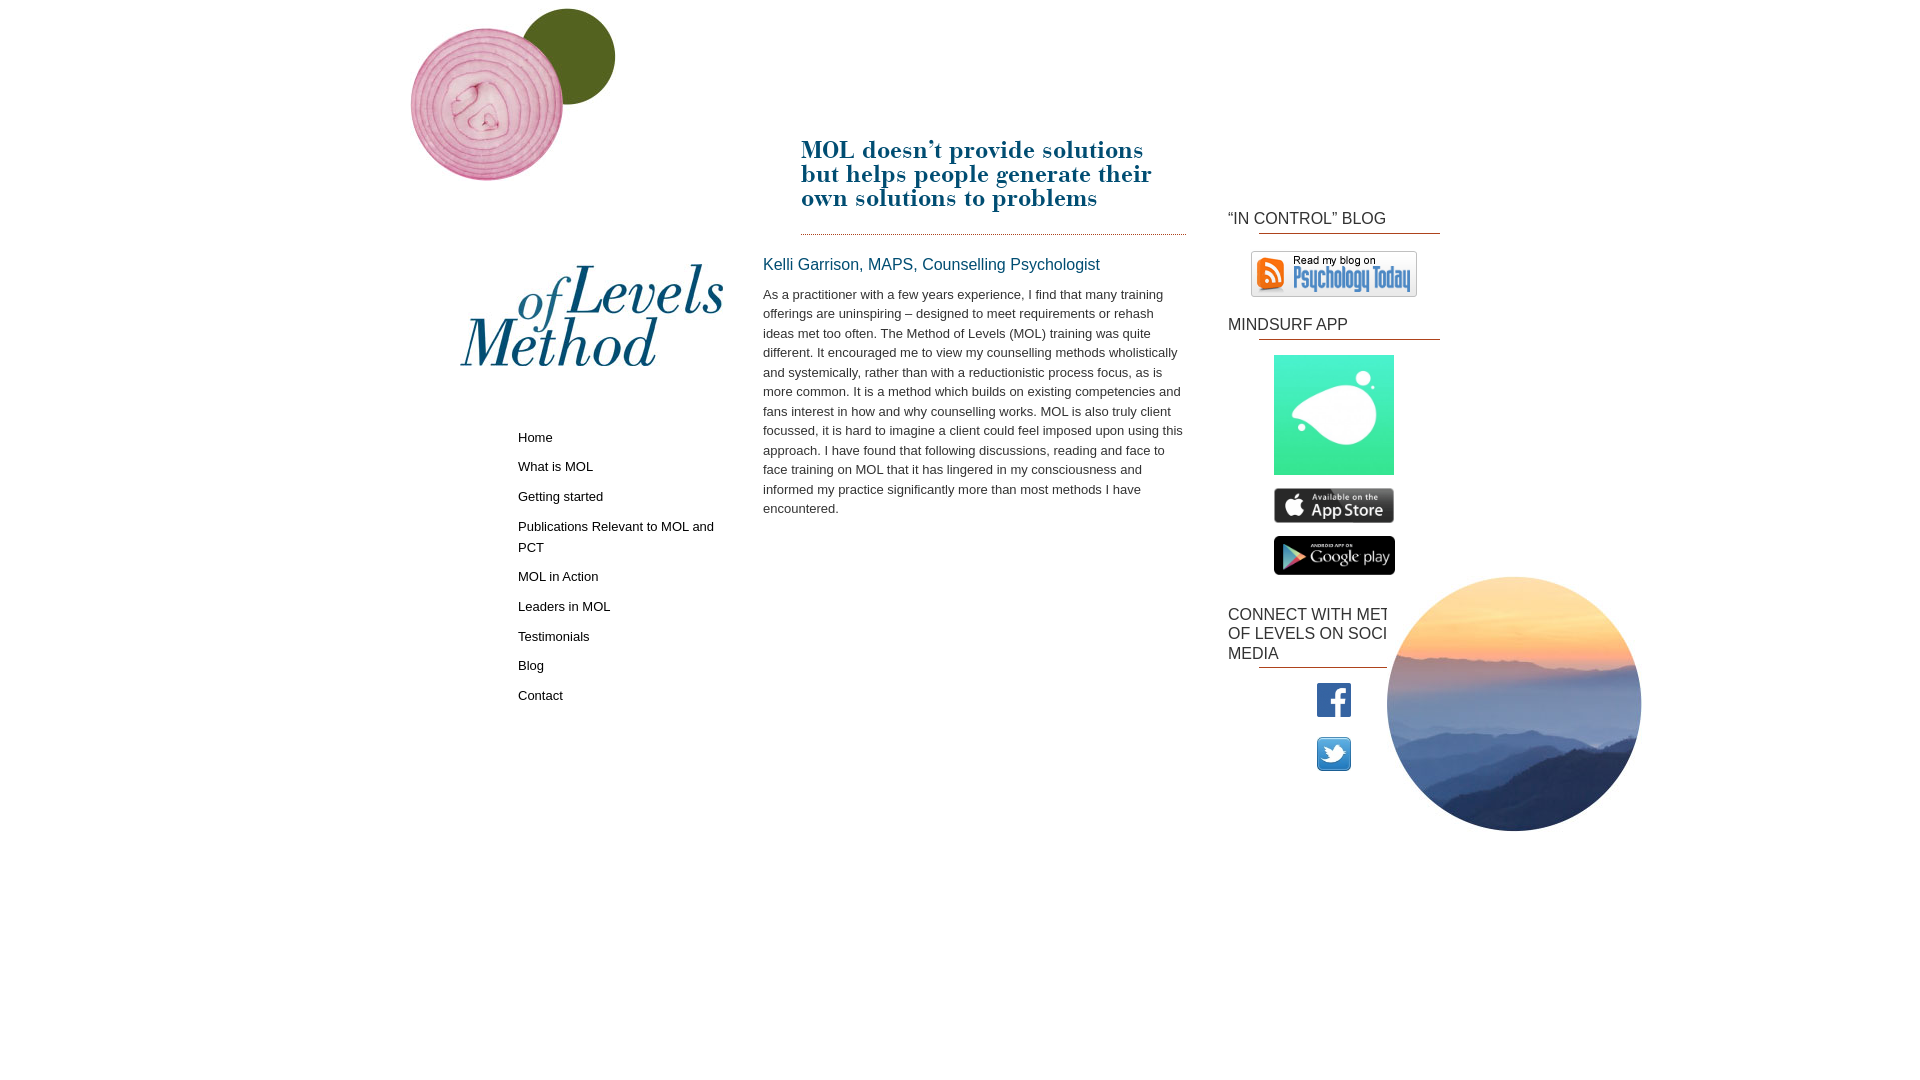 The height and width of the screenshot is (1080, 1920). I want to click on 'Leaders in MOL', so click(619, 604).